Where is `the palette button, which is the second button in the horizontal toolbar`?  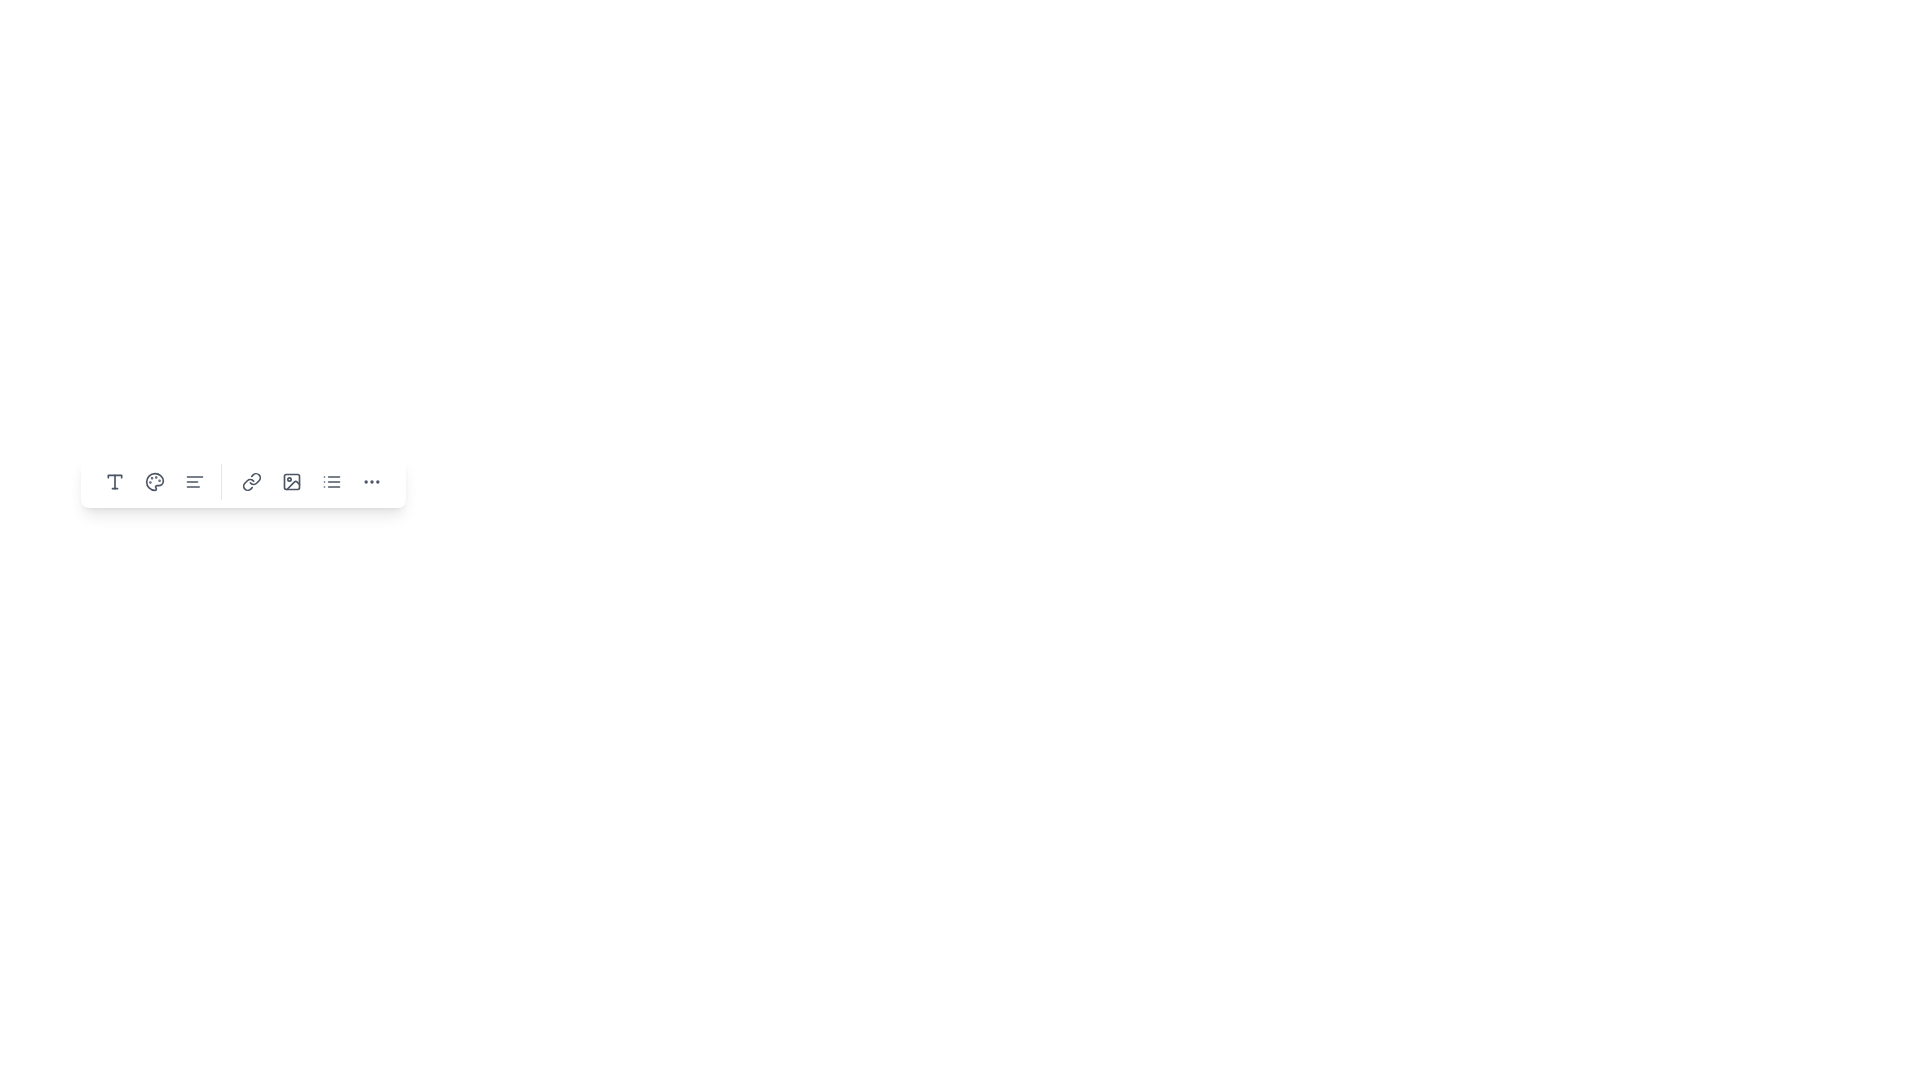
the palette button, which is the second button in the horizontal toolbar is located at coordinates (153, 482).